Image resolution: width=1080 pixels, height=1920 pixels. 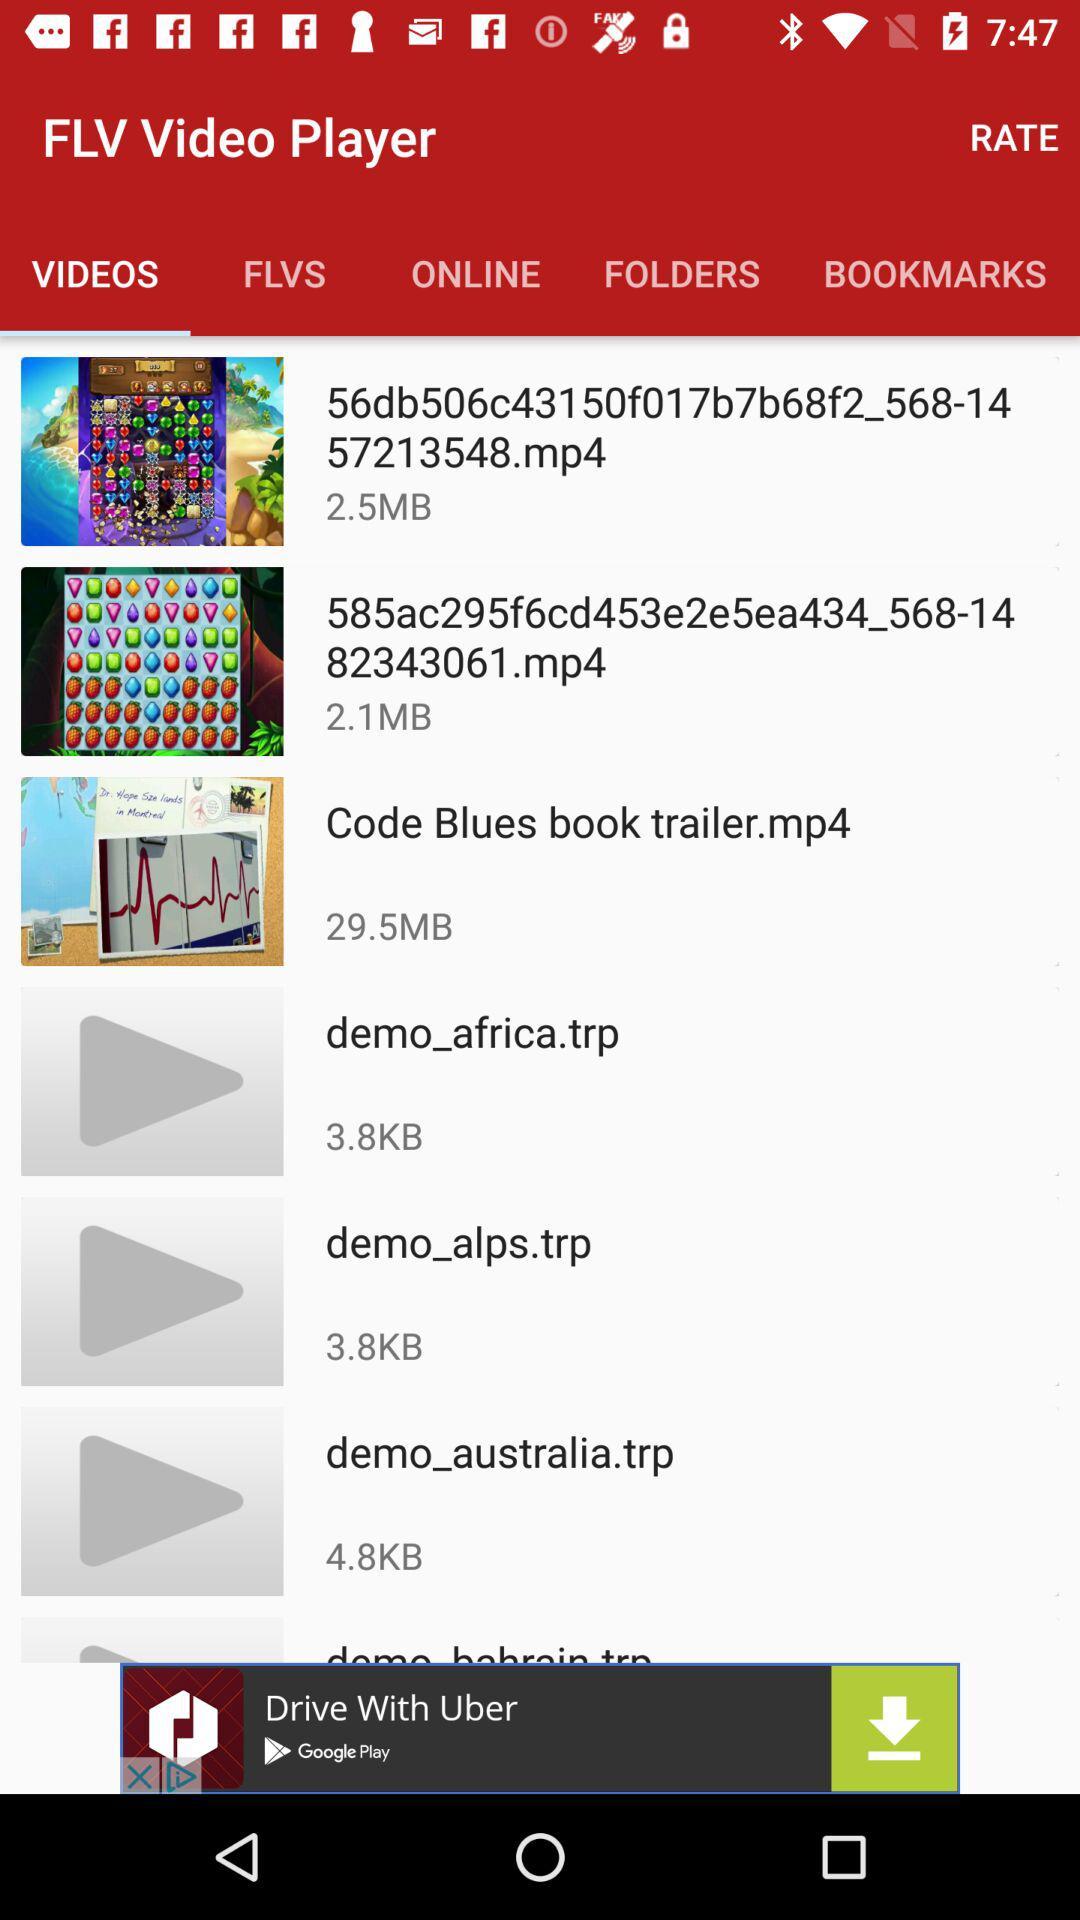 What do you see at coordinates (540, 1727) in the screenshot?
I see `app icon` at bounding box center [540, 1727].